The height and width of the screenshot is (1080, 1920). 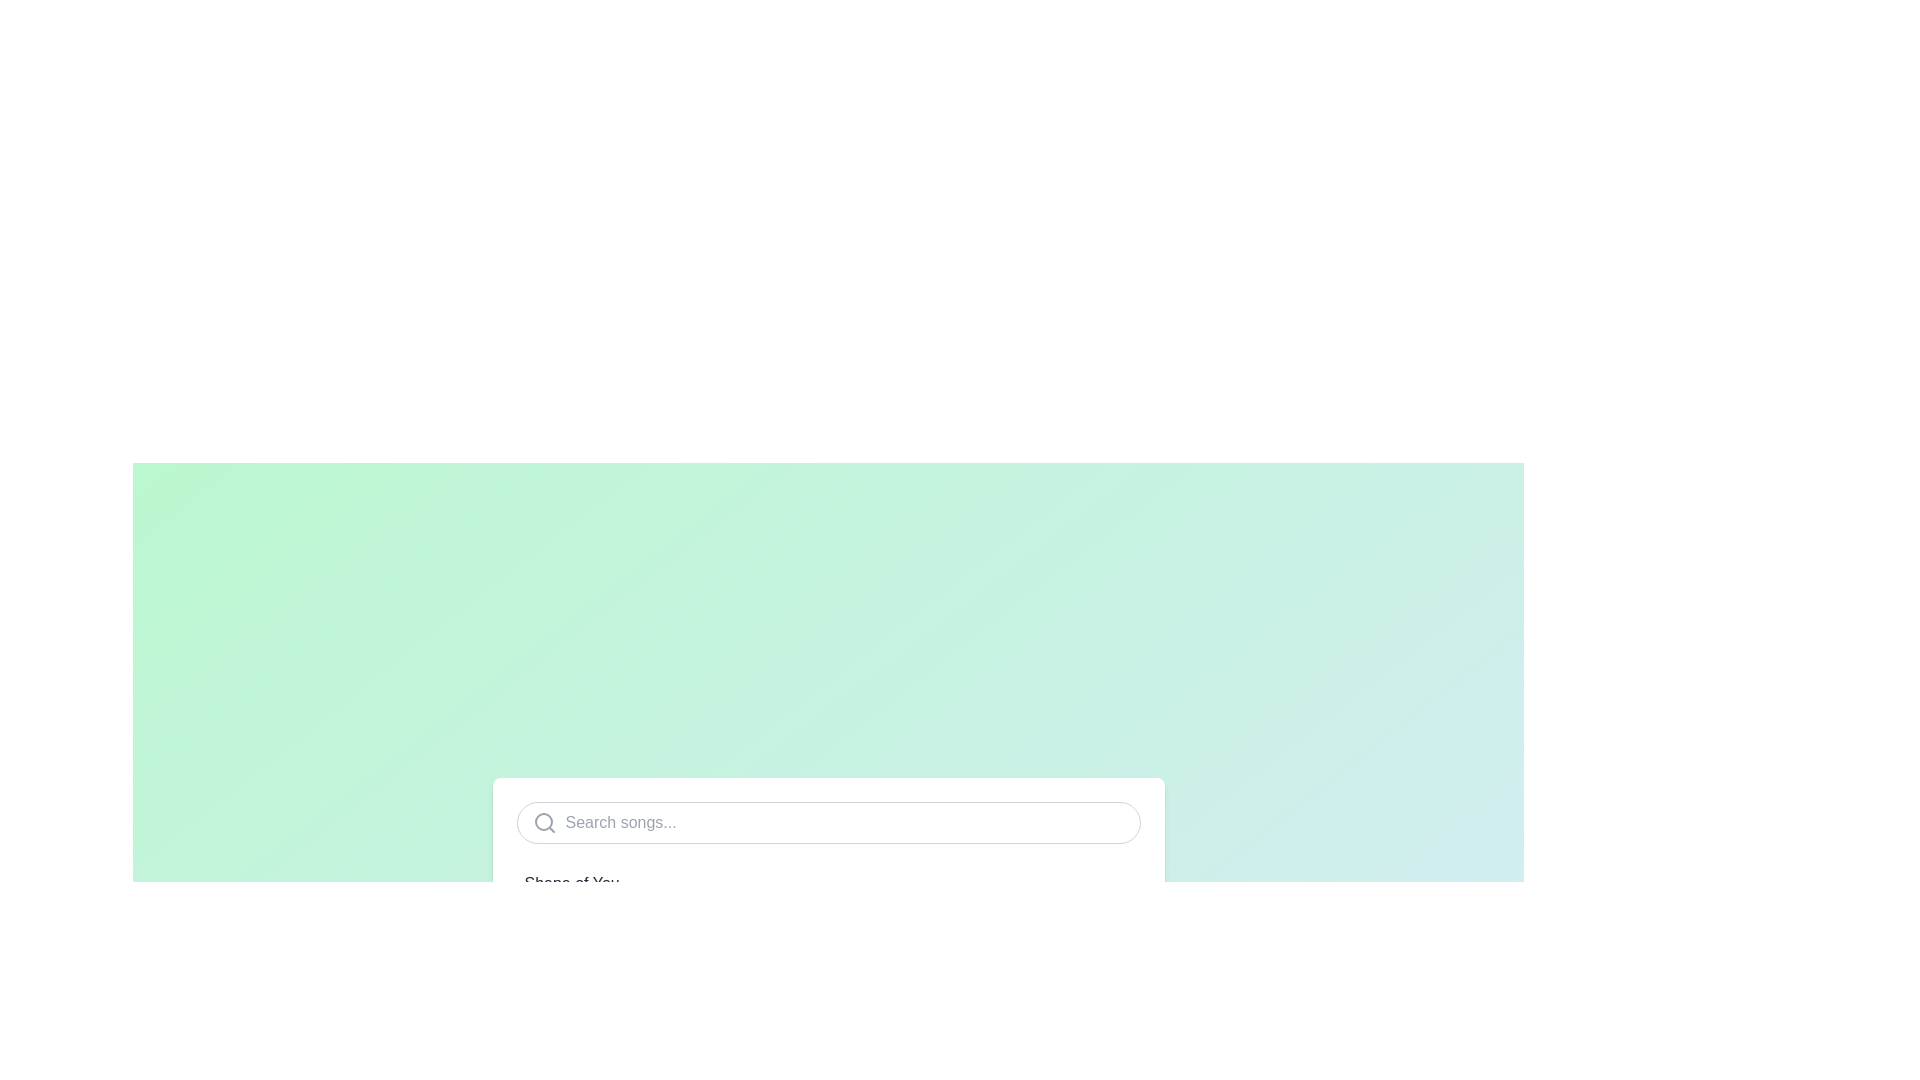 What do you see at coordinates (1120, 962) in the screenshot?
I see `the green circular SVG element located at the bottom-right corner of the interface` at bounding box center [1120, 962].